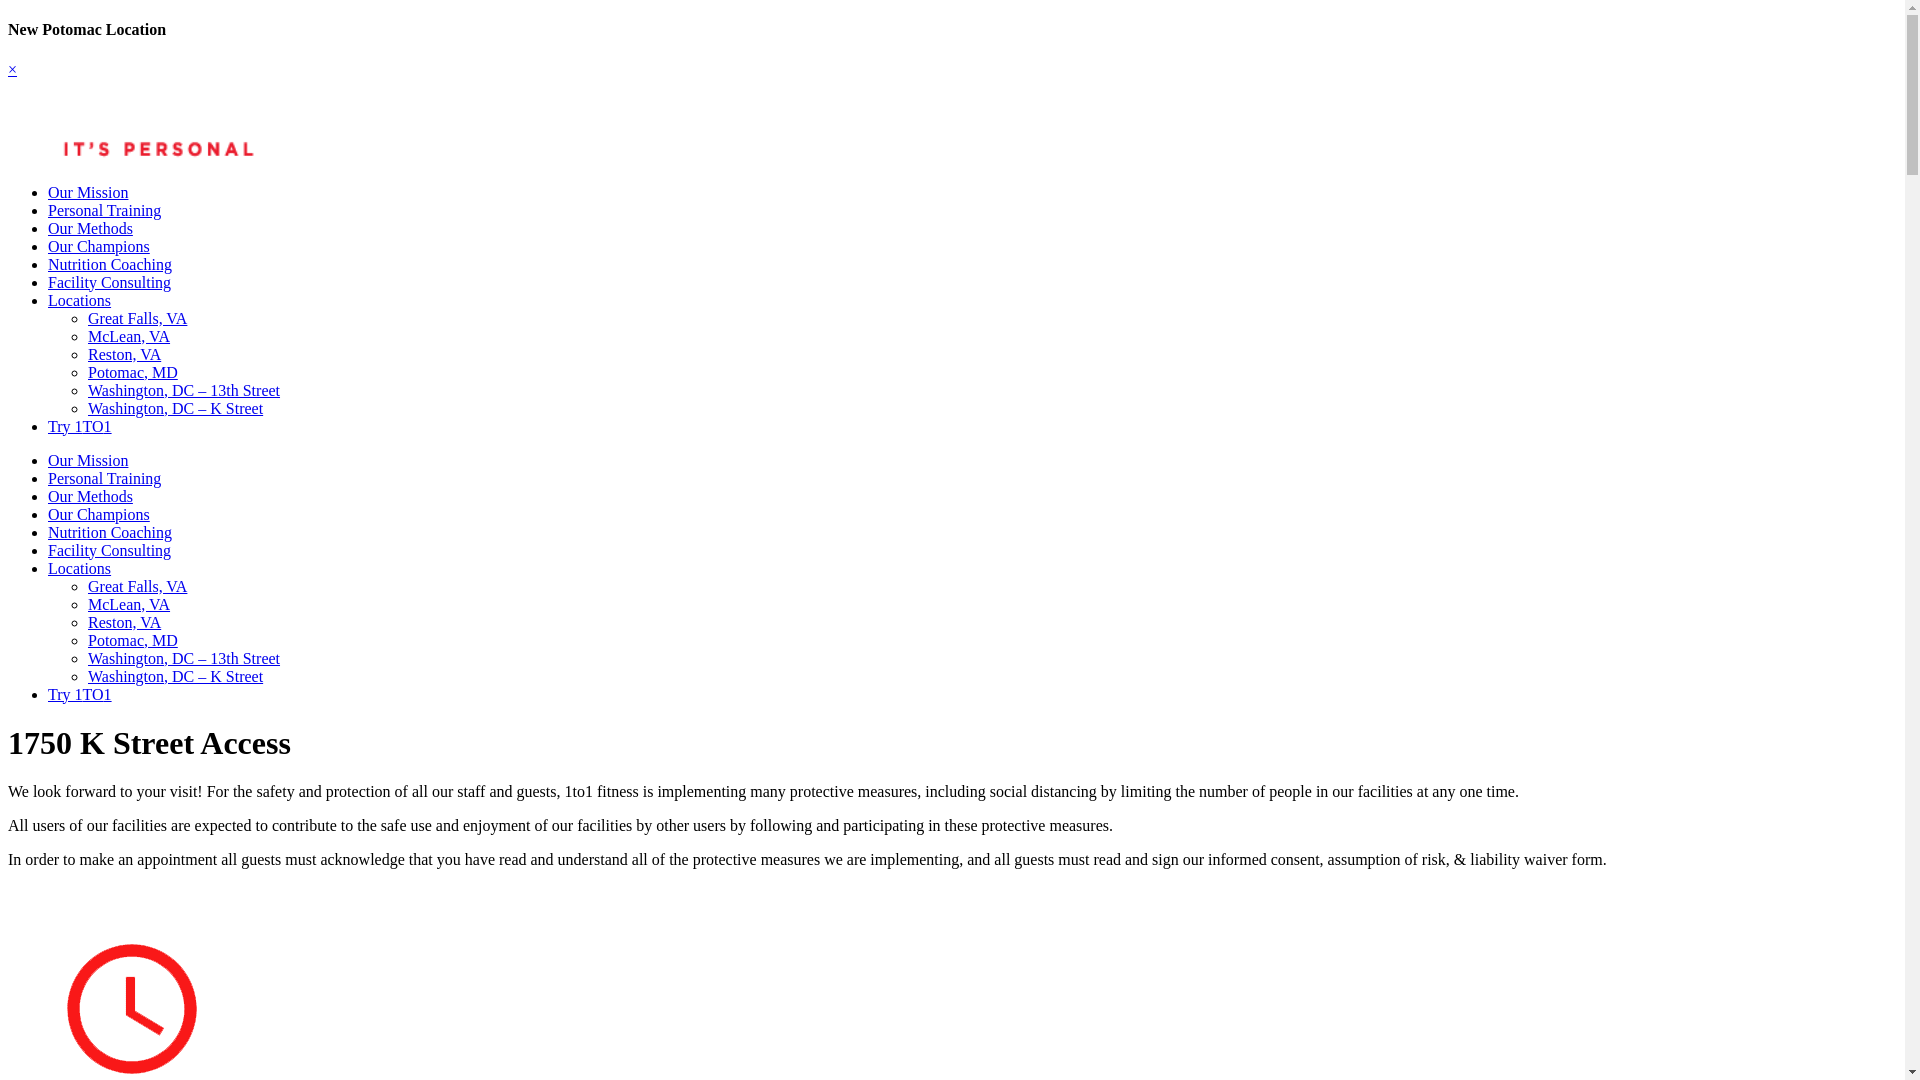 The width and height of the screenshot is (1920, 1080). What do you see at coordinates (132, 640) in the screenshot?
I see `'Potomac, MD'` at bounding box center [132, 640].